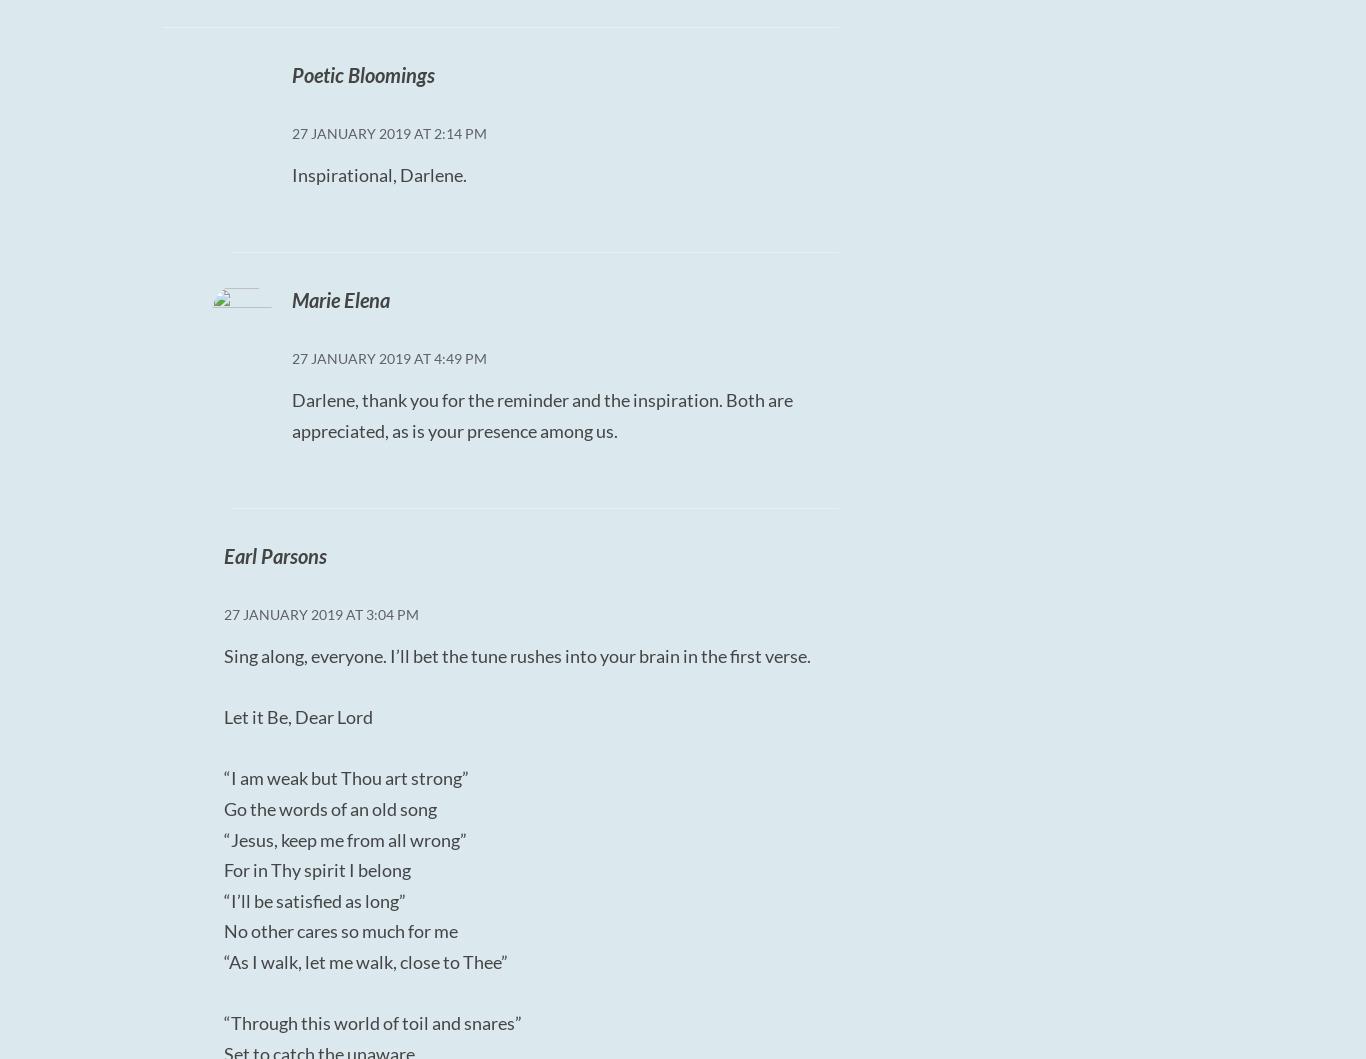 The image size is (1366, 1059). What do you see at coordinates (377, 174) in the screenshot?
I see `'Inspirational, Darlene.'` at bounding box center [377, 174].